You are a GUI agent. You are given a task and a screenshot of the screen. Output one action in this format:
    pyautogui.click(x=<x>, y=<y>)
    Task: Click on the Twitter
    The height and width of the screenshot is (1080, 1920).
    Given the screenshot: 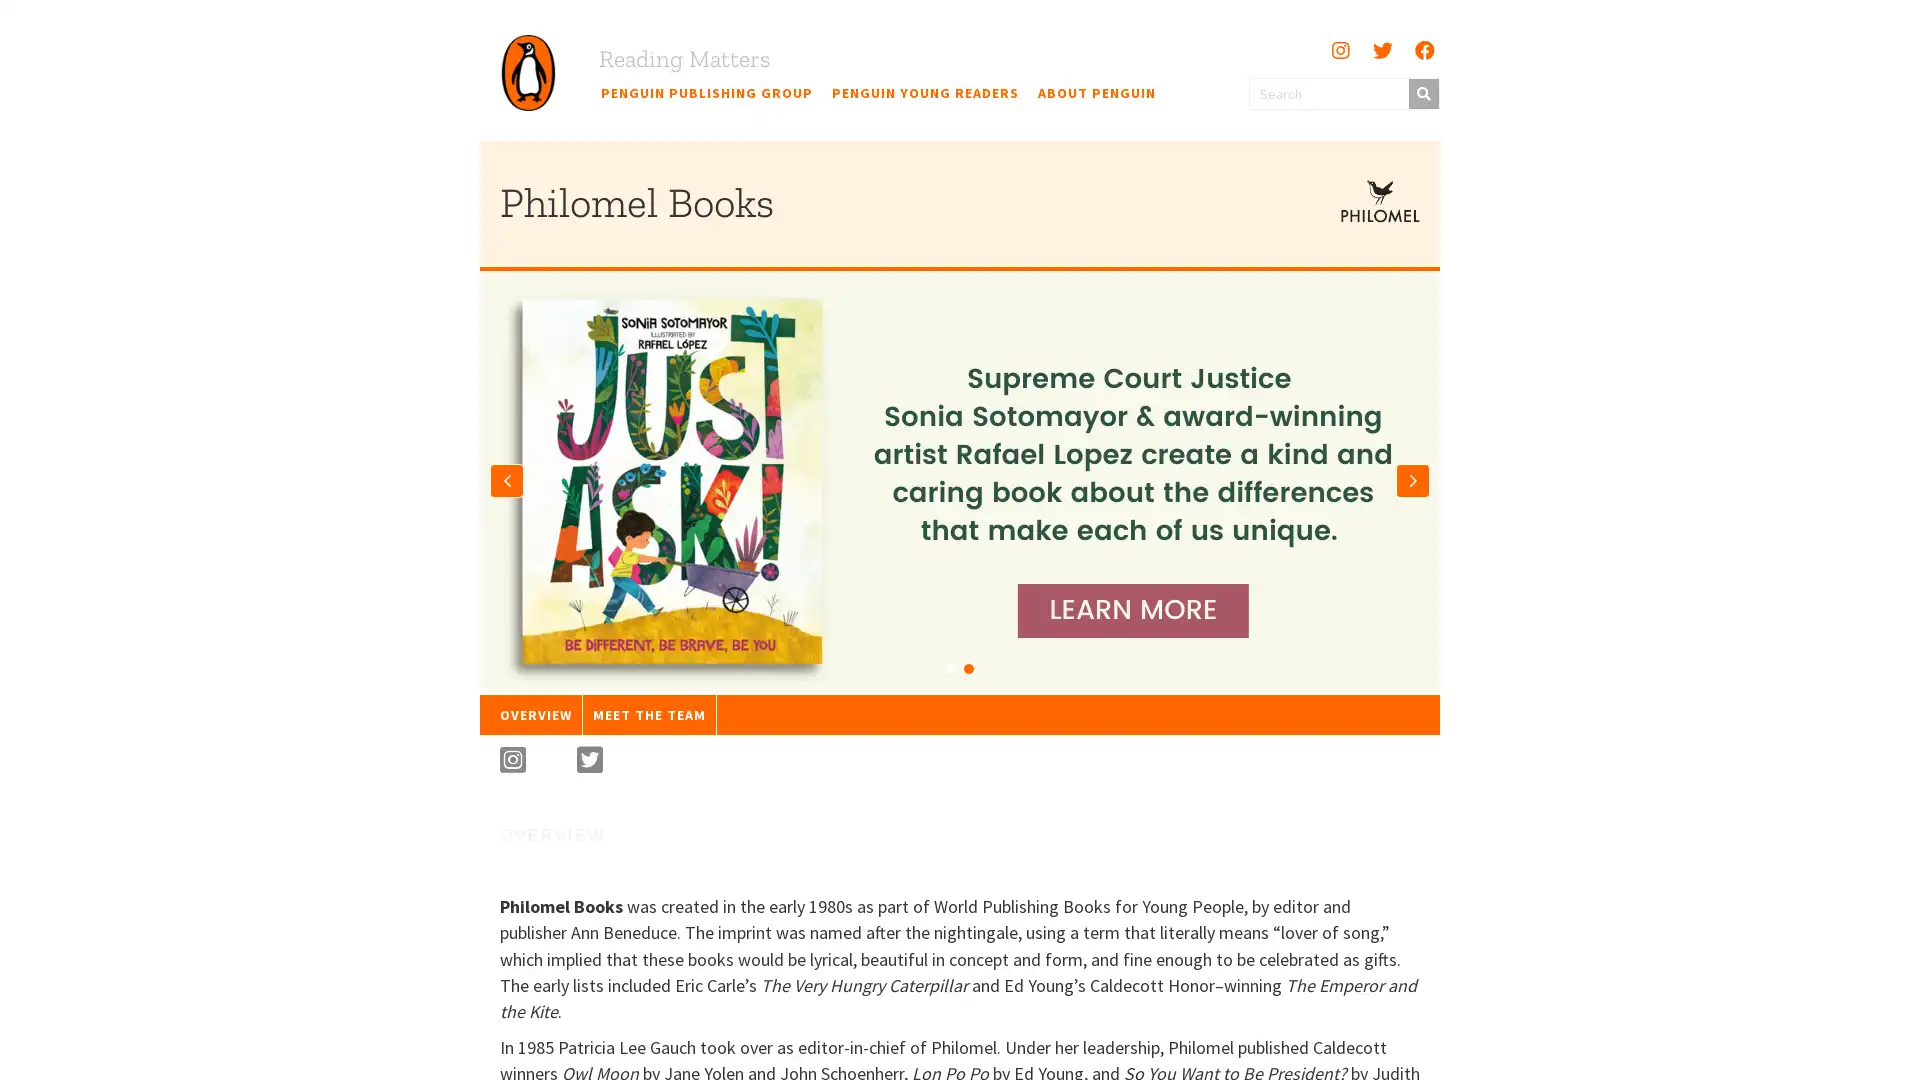 What is the action you would take?
    pyautogui.click(x=1381, y=49)
    